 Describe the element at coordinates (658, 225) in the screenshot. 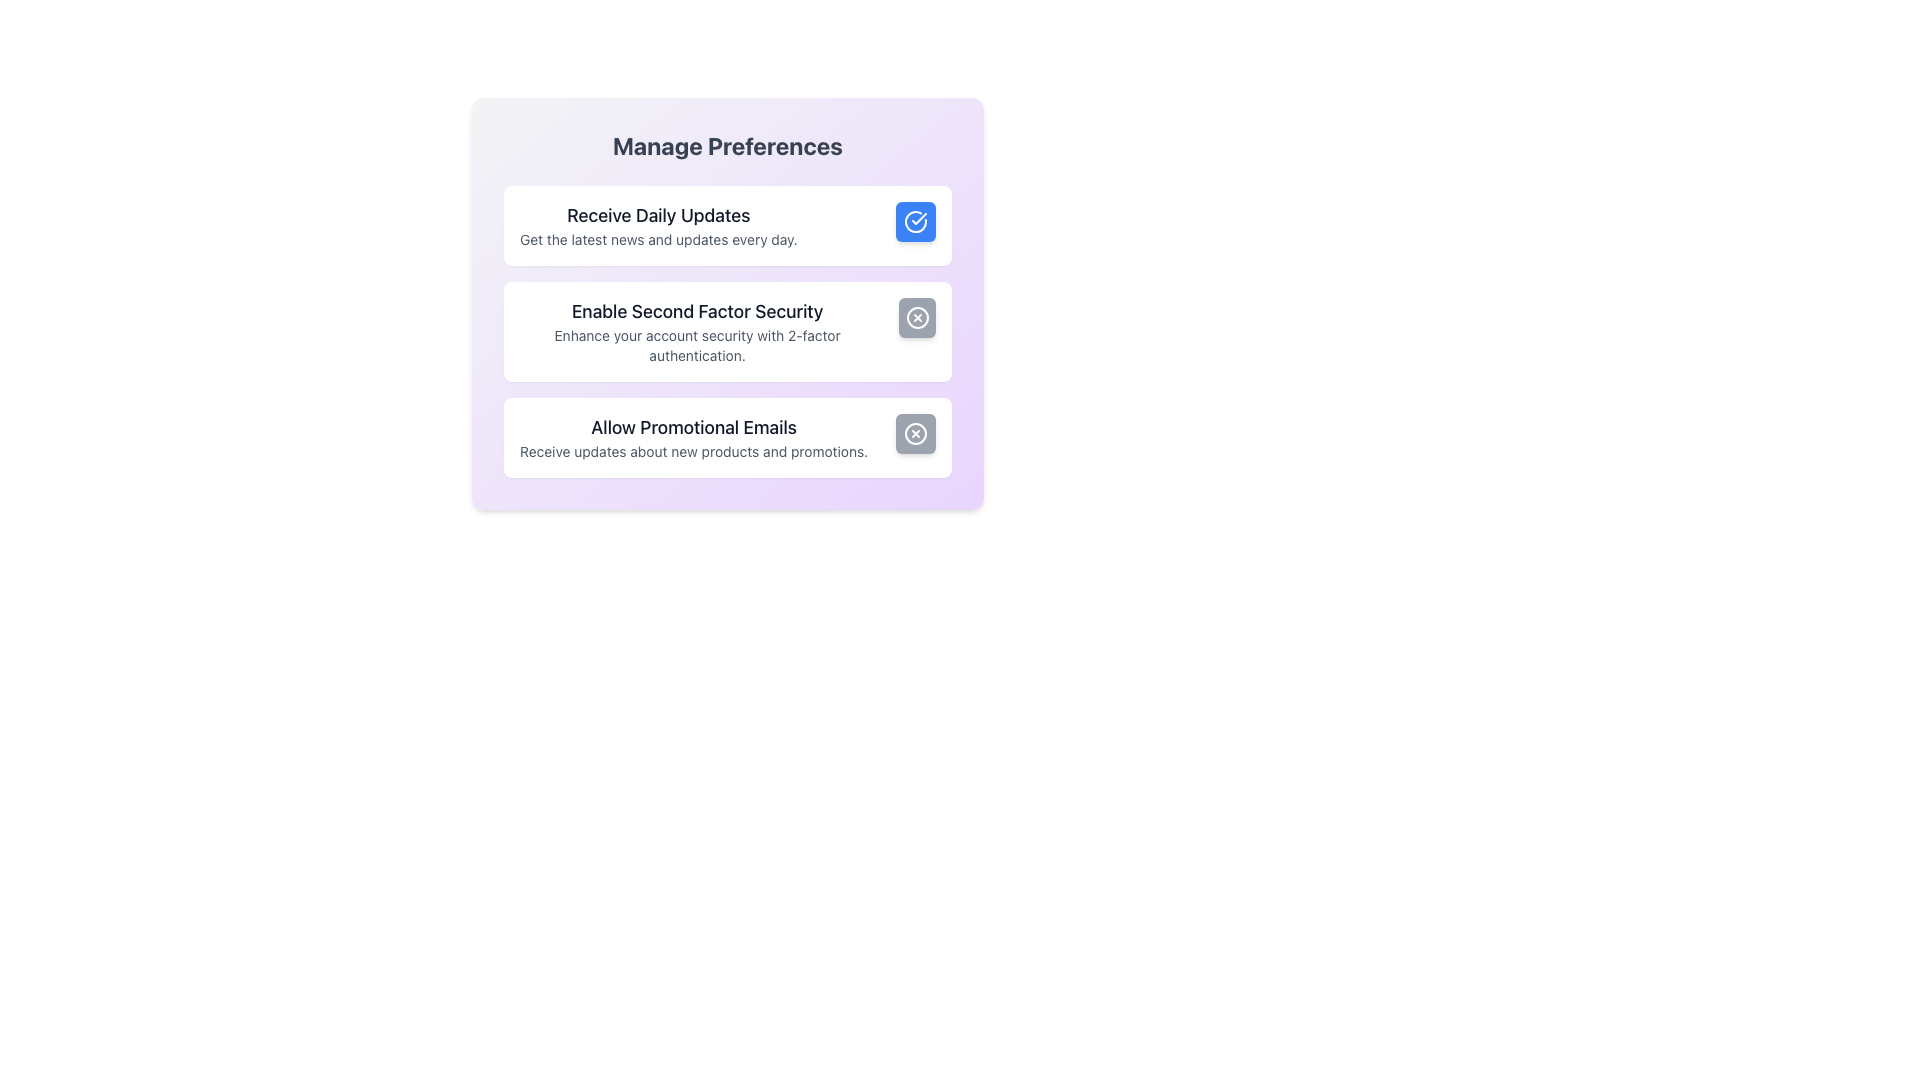

I see `the Informational Content Block that describes the preference option for receiving daily updates, positioned above the 'Enable Second Factor Security' item in the 'Manage Preferences' section` at that location.